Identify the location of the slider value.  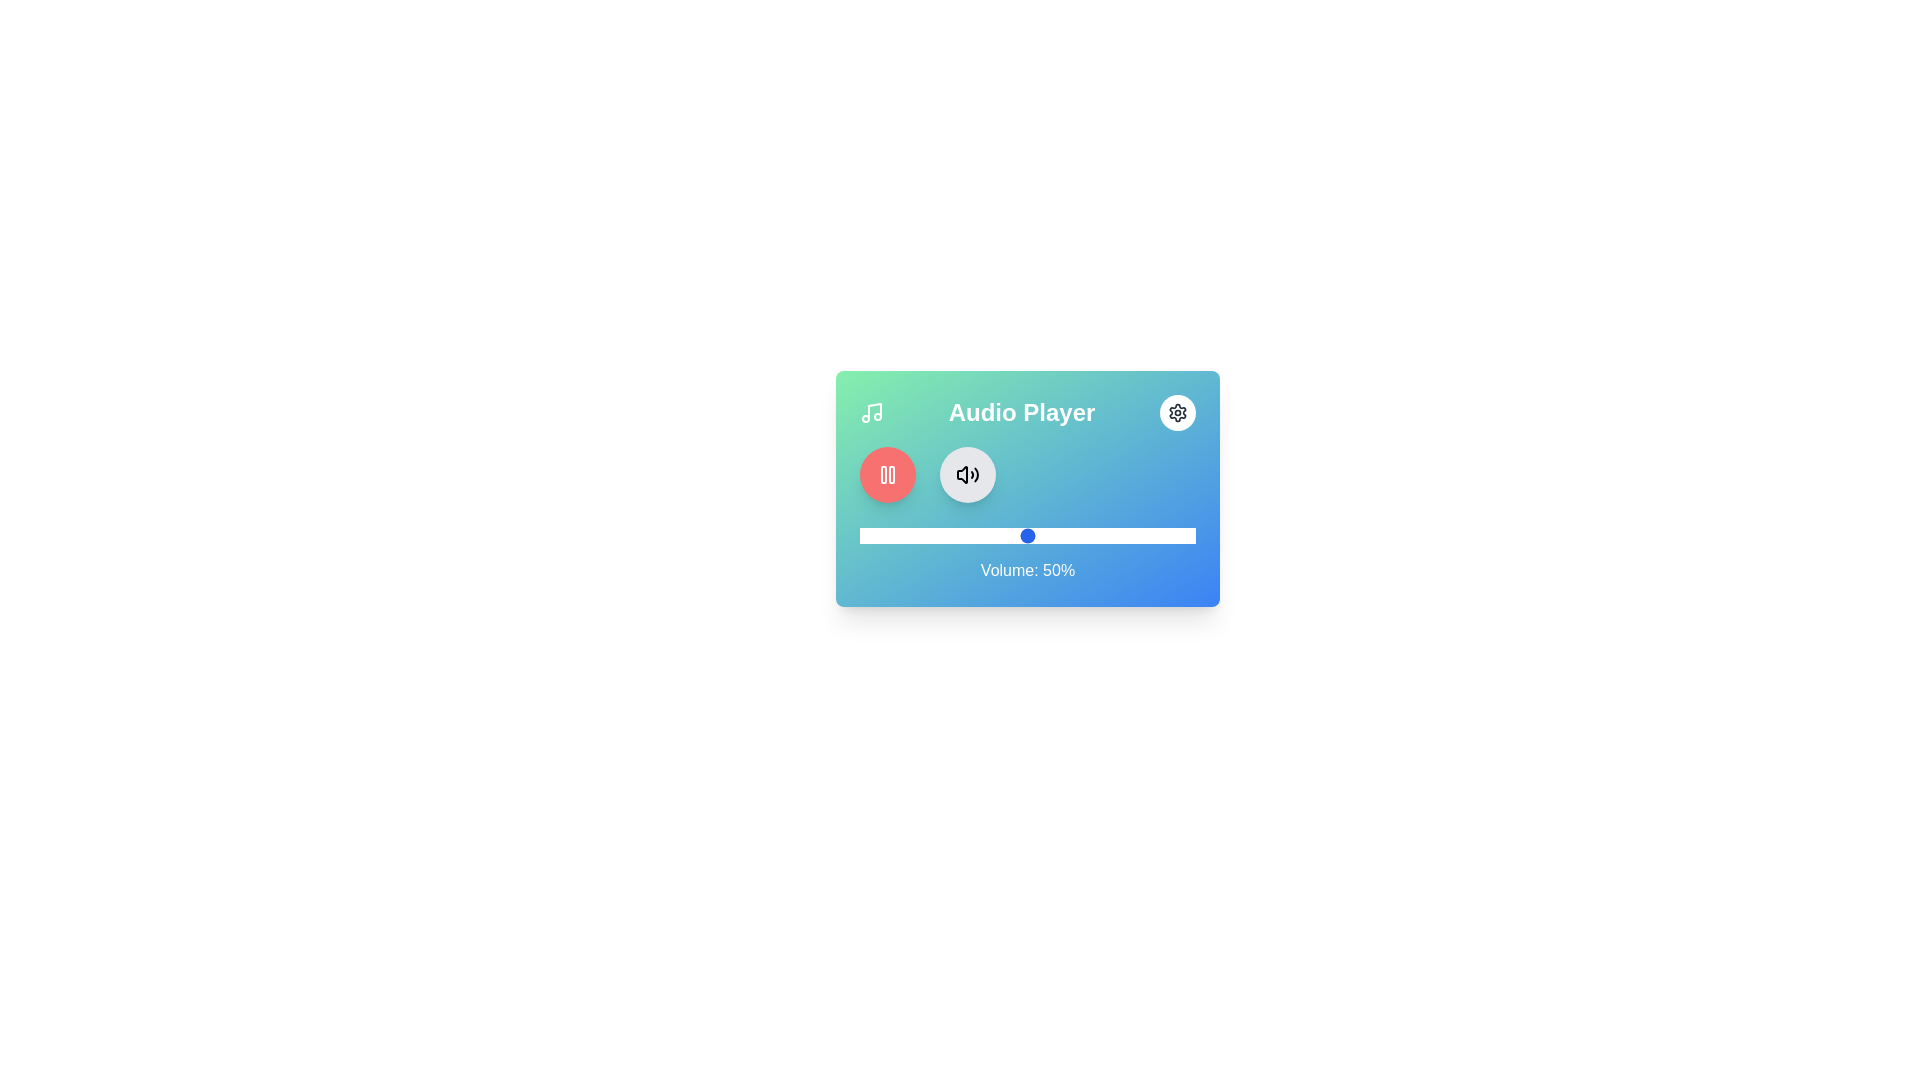
(906, 535).